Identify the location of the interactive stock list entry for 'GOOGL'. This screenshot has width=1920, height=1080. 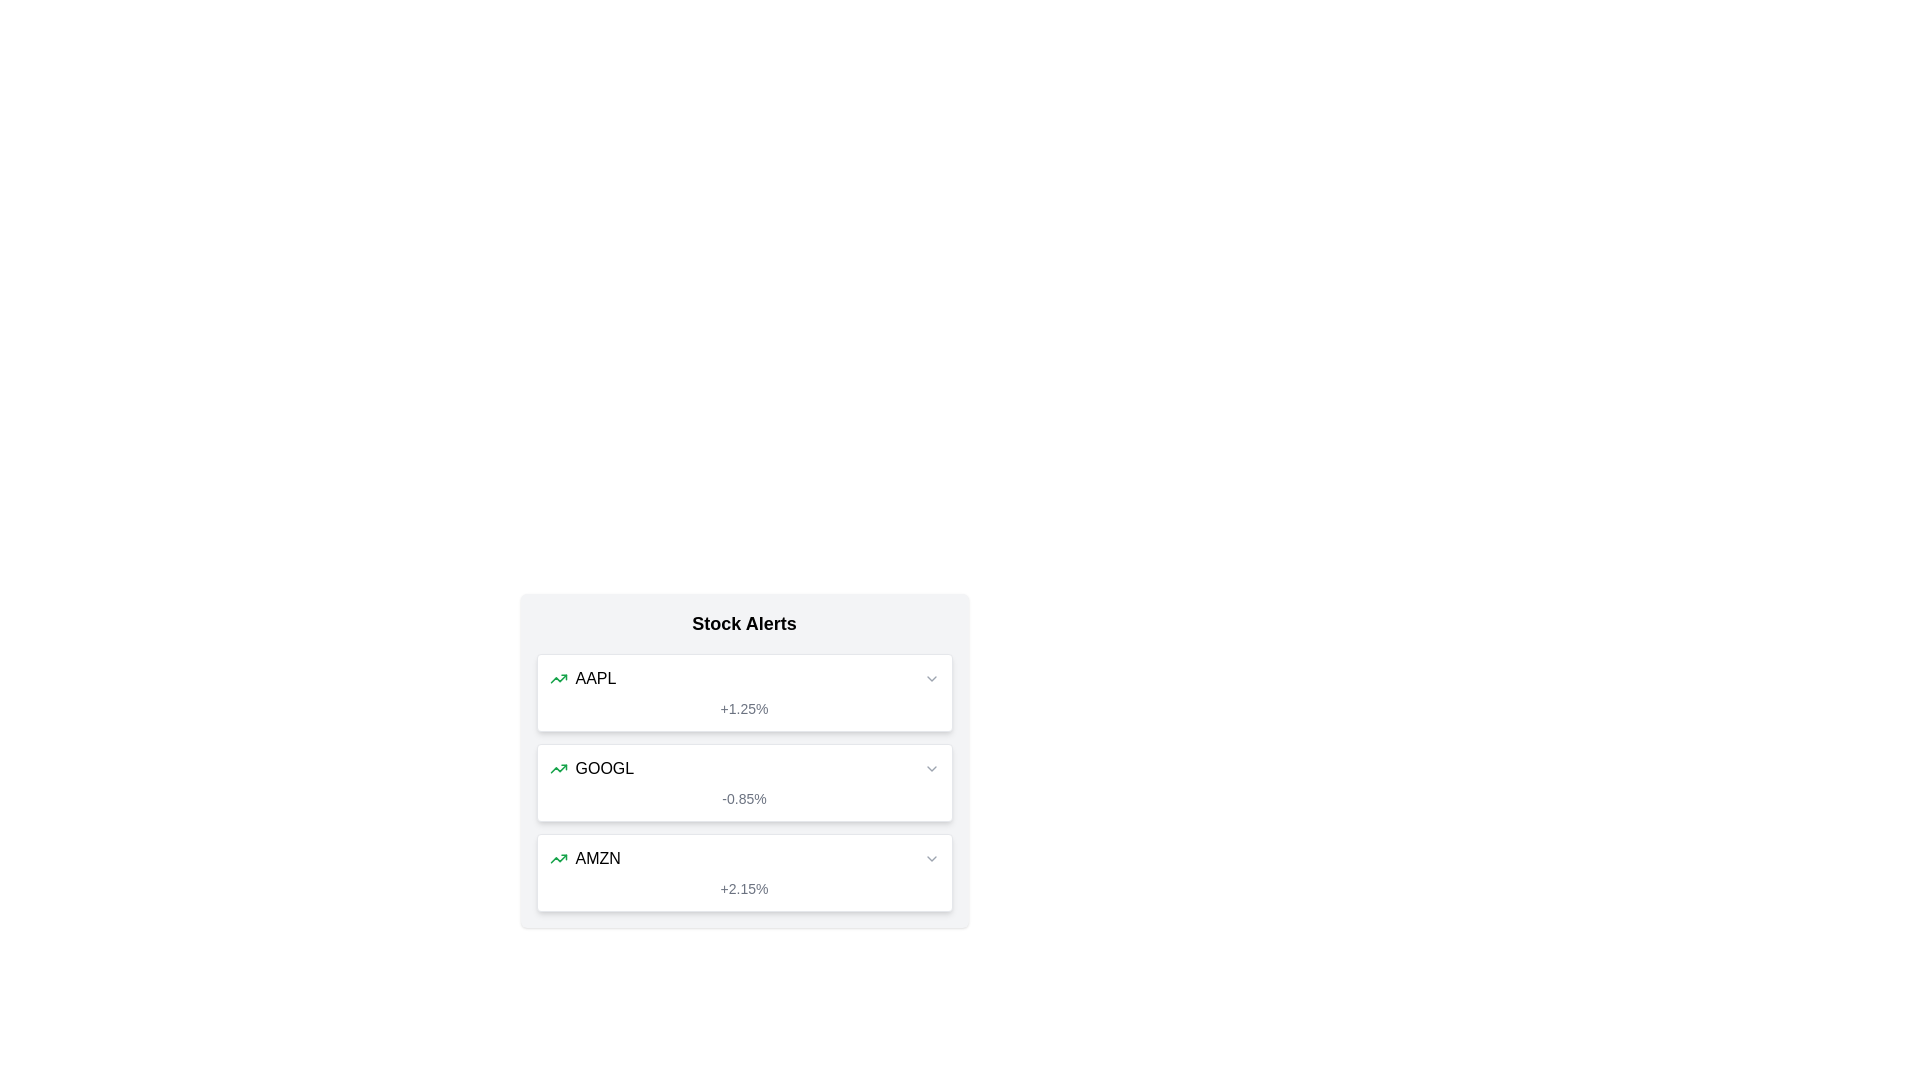
(743, 767).